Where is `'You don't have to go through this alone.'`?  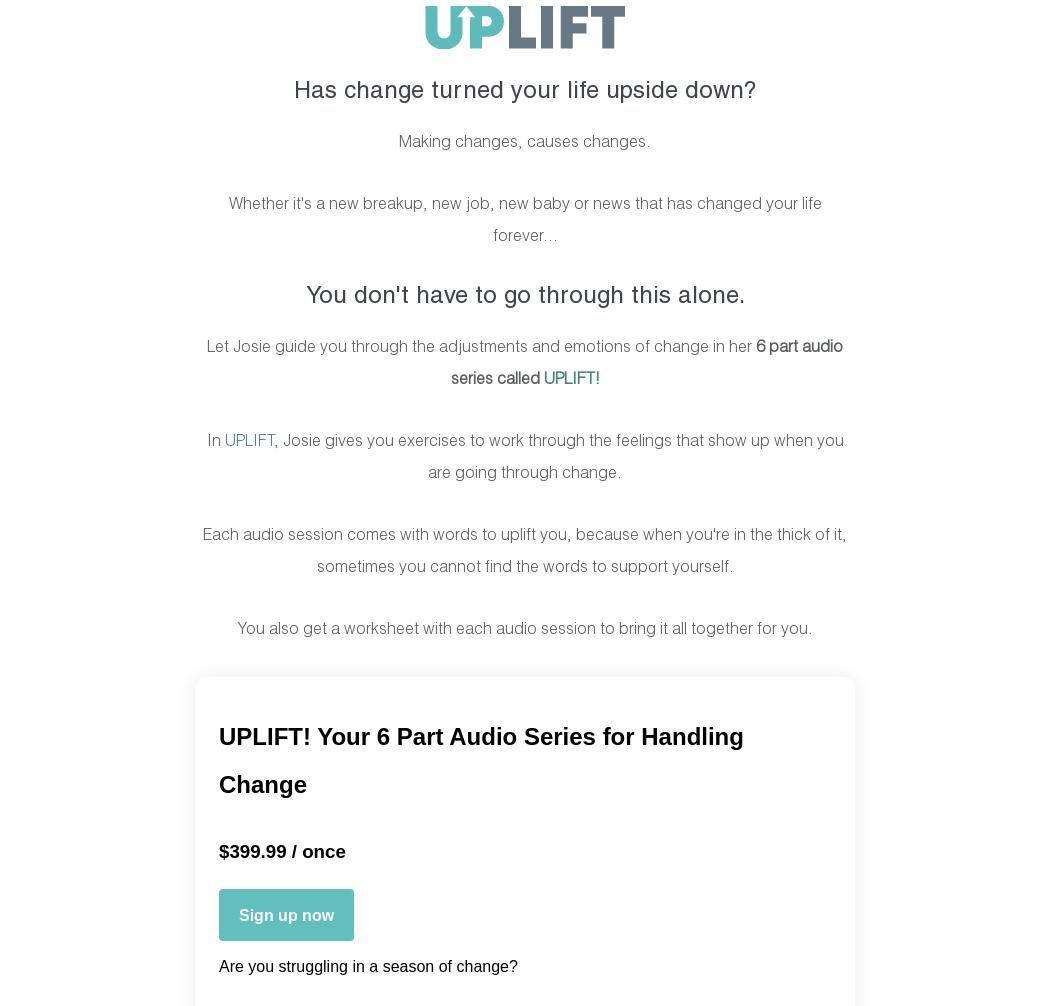 'You don't have to go through this alone.' is located at coordinates (523, 295).